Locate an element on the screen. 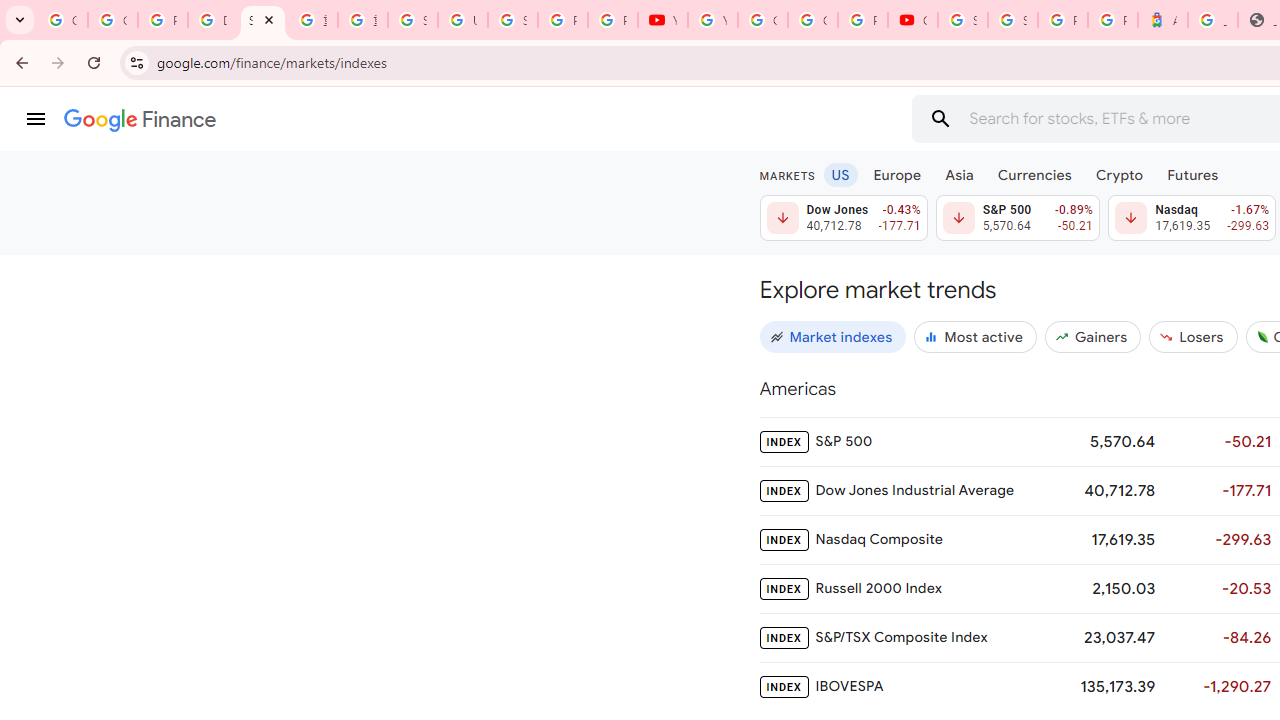 This screenshot has height=720, width=1280. 'Gainers' is located at coordinates (1092, 335).